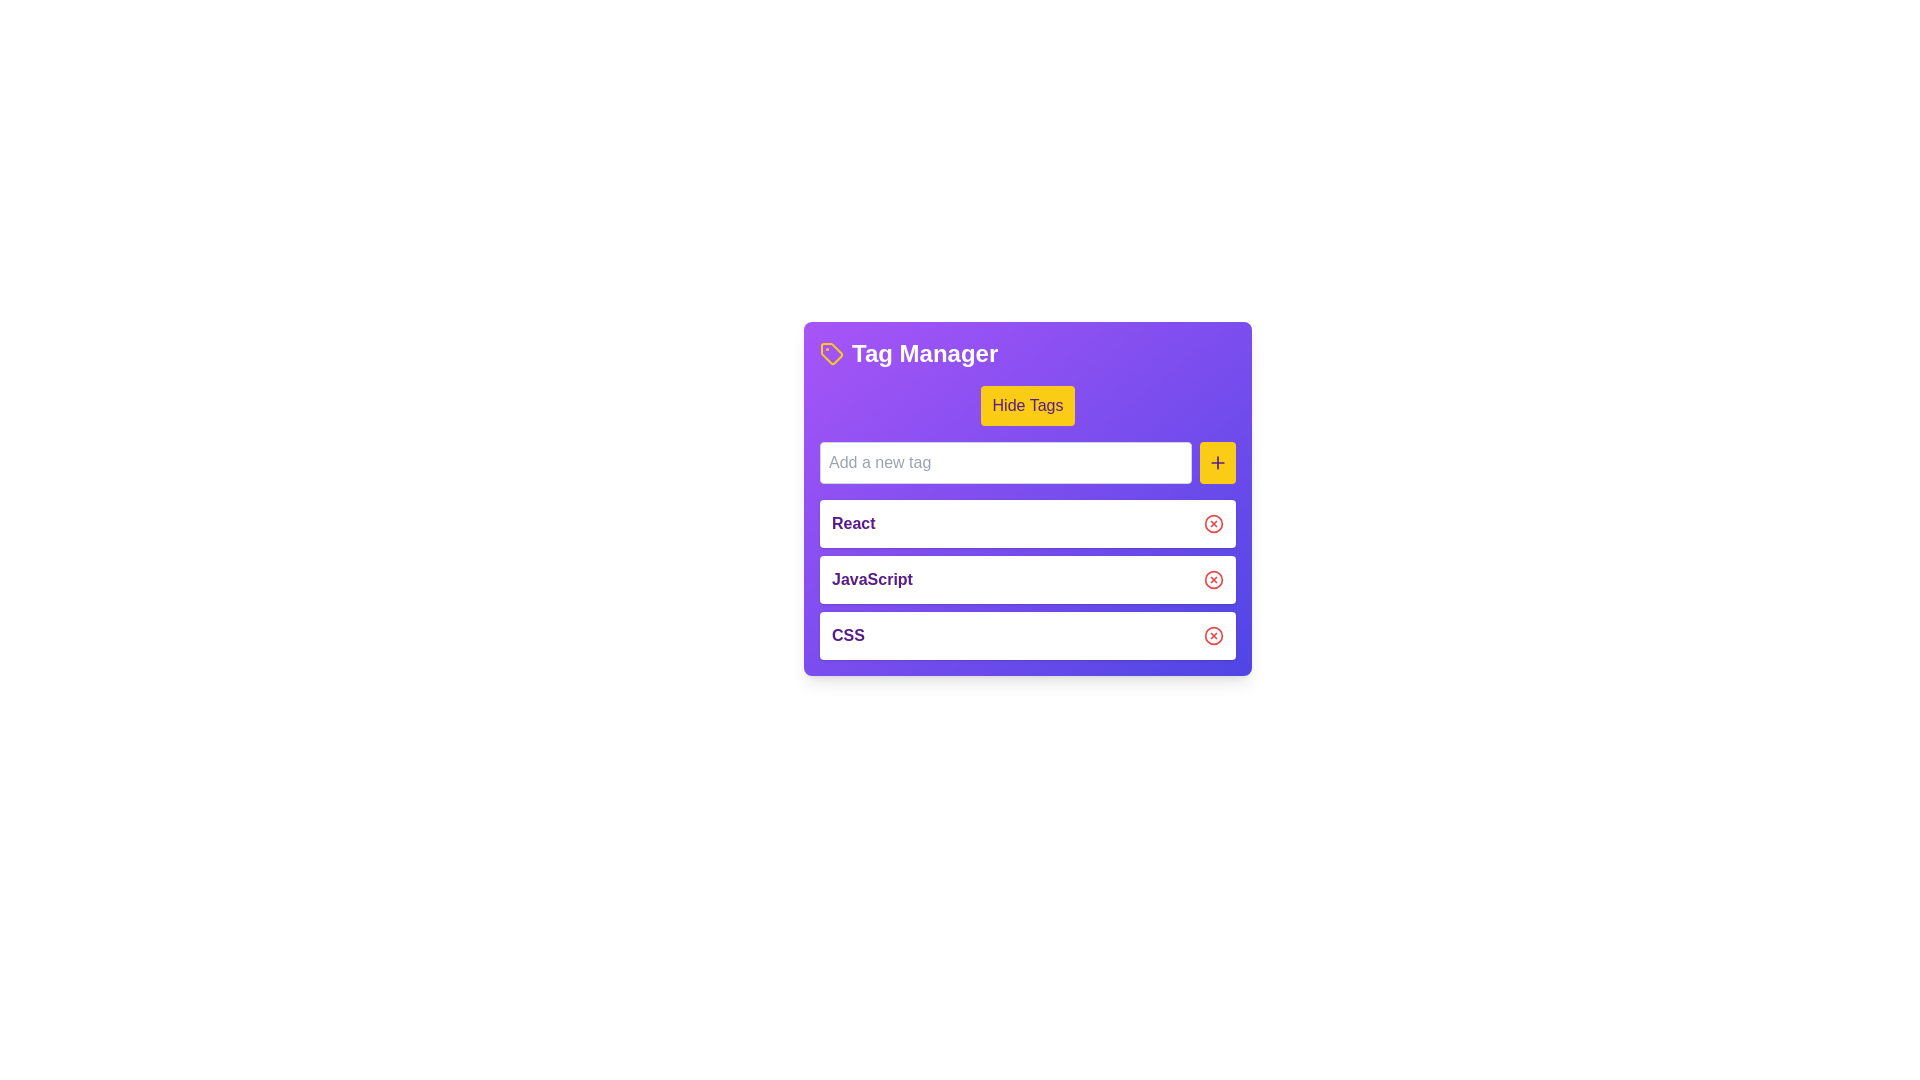 The height and width of the screenshot is (1080, 1920). Describe the element at coordinates (1027, 579) in the screenshot. I see `the second card in the list titled 'Tag Manager', which displays 'JavaScript' in bold purple font and features a red clickable delete button with a white 'x'` at that location.